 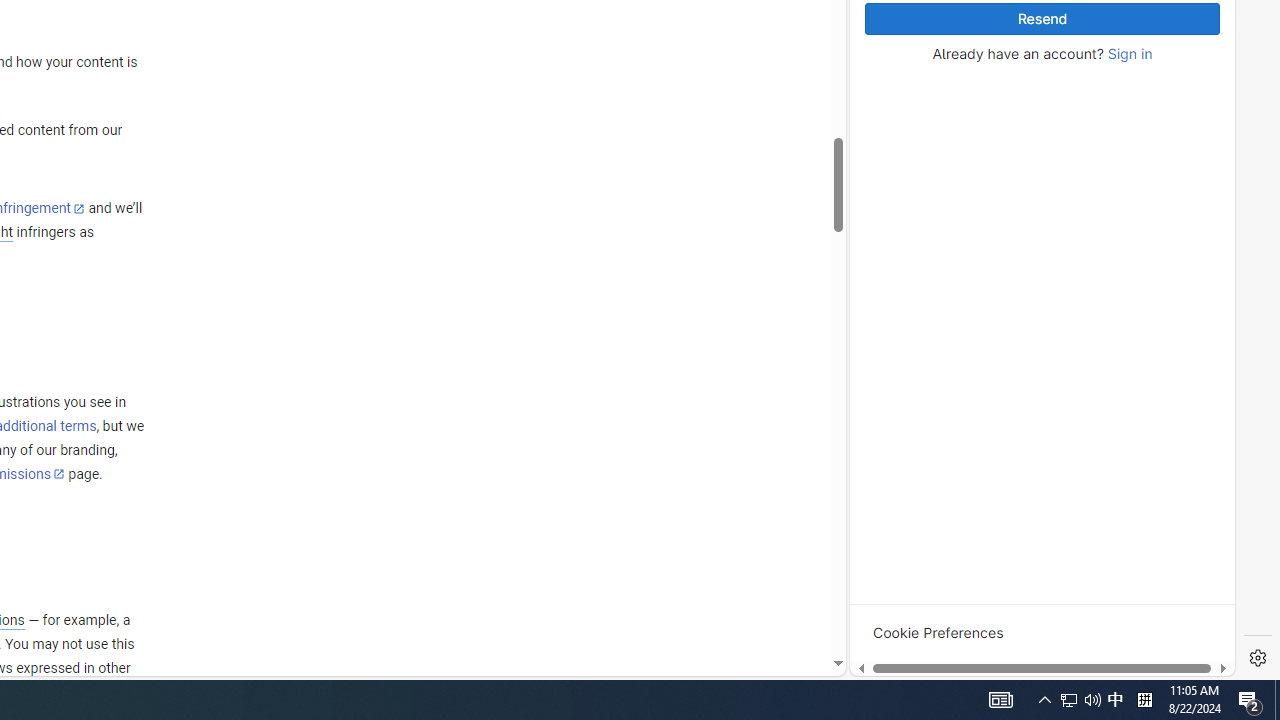 I want to click on 'Sign in', so click(x=1130, y=53).